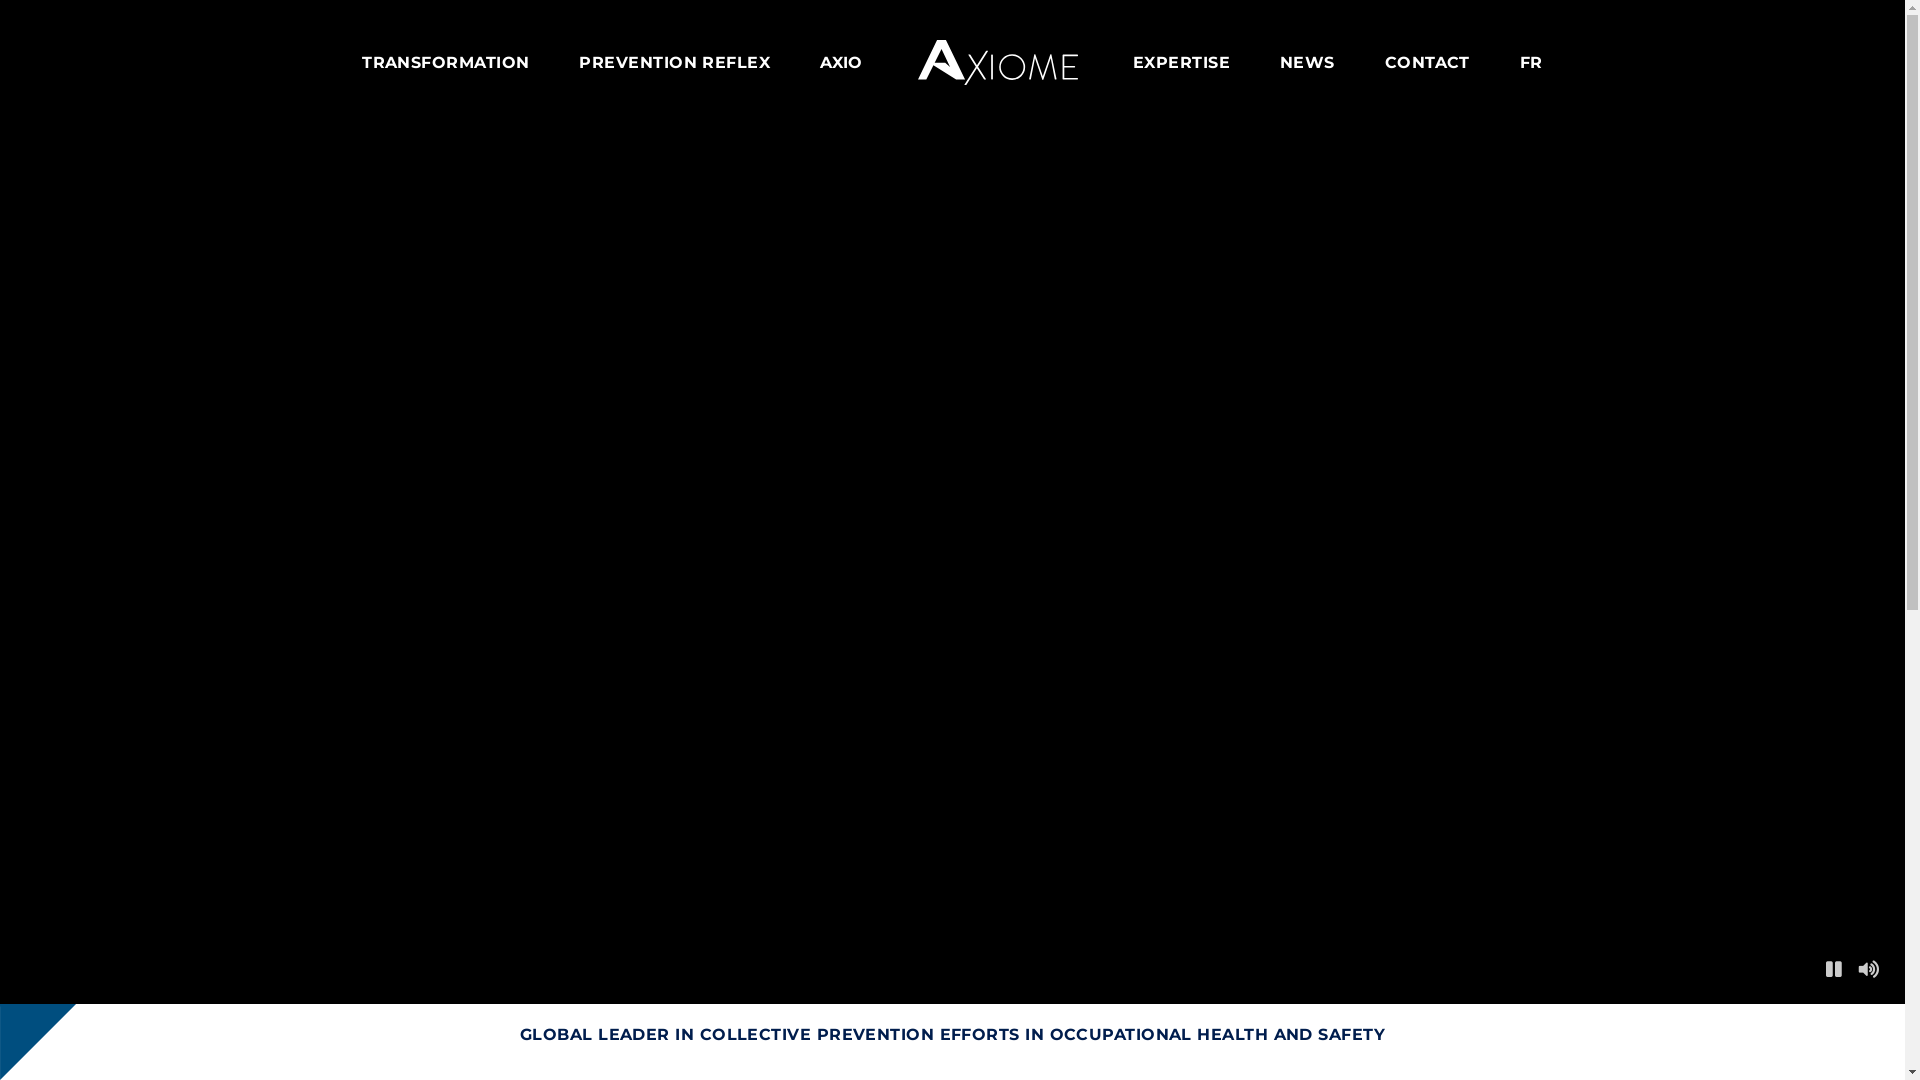  Describe the element at coordinates (674, 62) in the screenshot. I see `'PREVENTION REFLEX'` at that location.